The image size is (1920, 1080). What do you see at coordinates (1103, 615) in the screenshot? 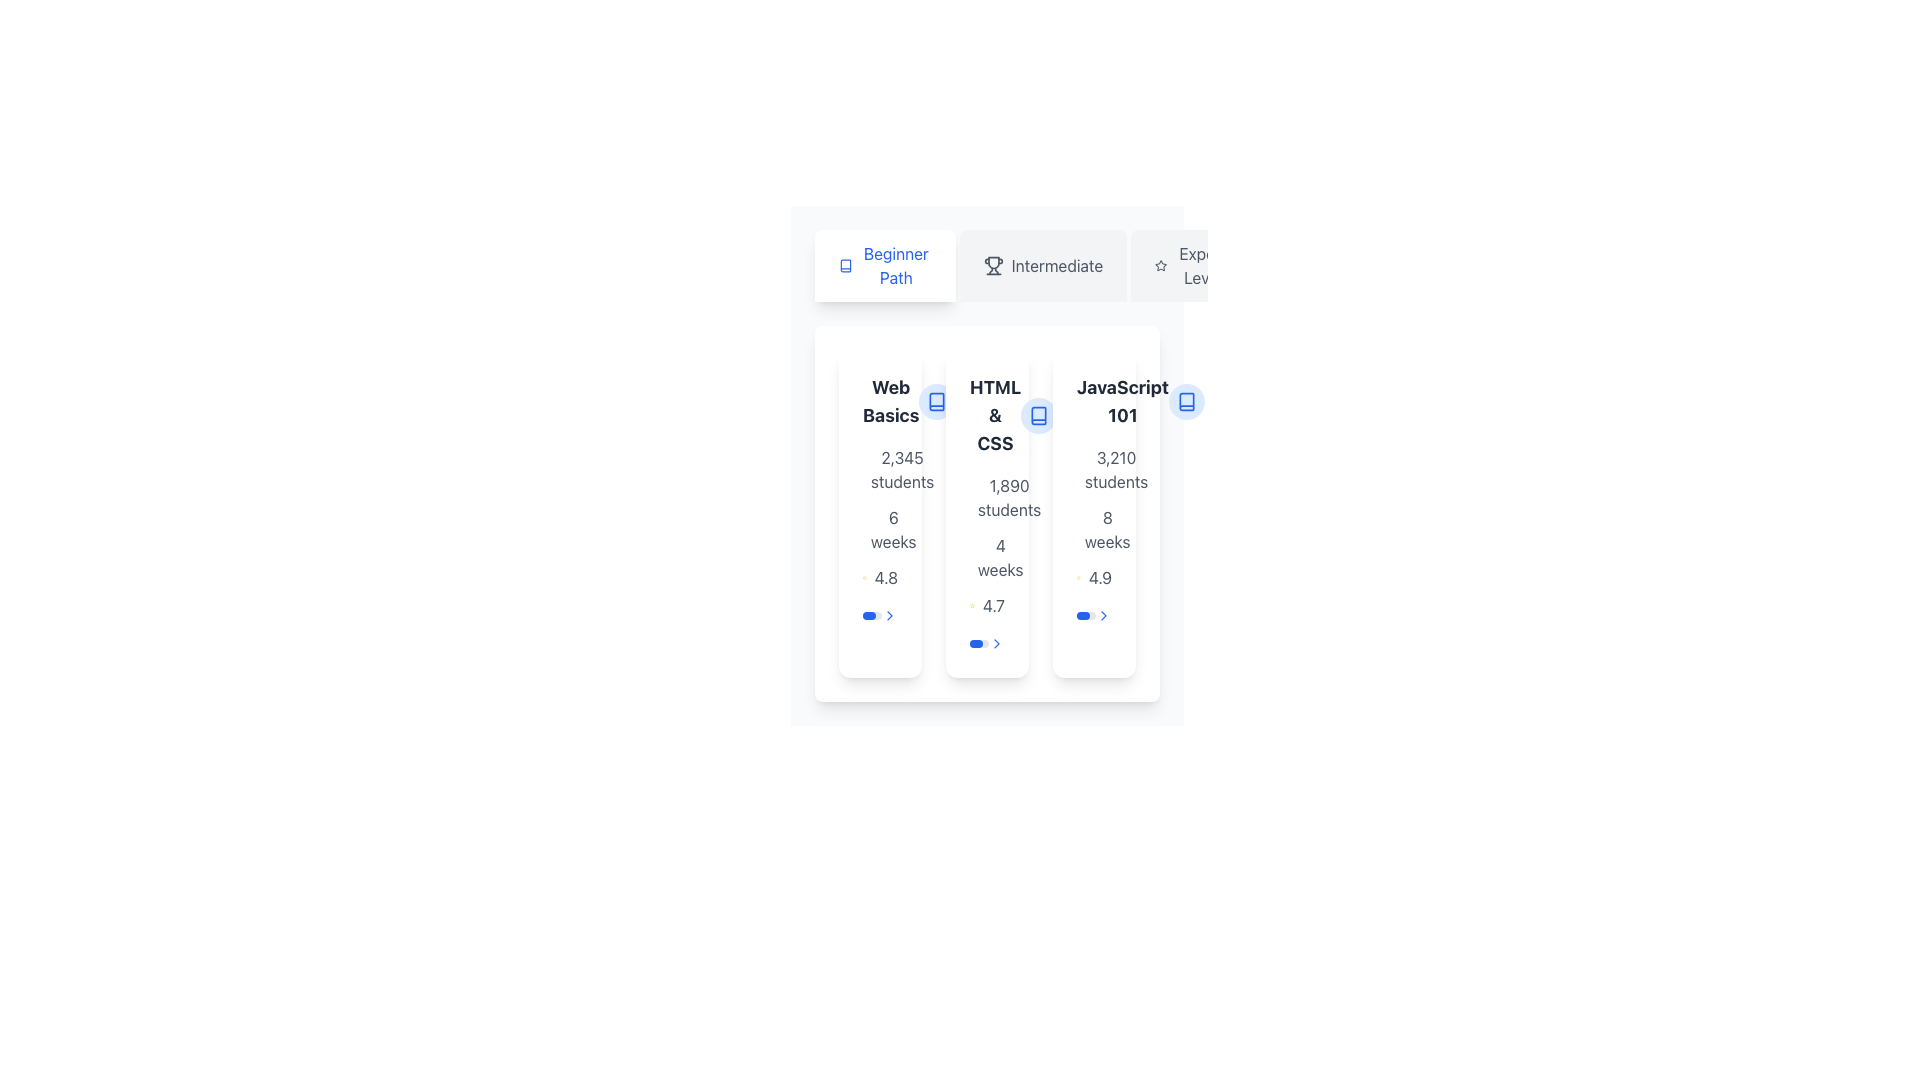
I see `the blue chevron-shaped arrow icon located at the bottom-right of the 'JavaScript 101' course card` at bounding box center [1103, 615].